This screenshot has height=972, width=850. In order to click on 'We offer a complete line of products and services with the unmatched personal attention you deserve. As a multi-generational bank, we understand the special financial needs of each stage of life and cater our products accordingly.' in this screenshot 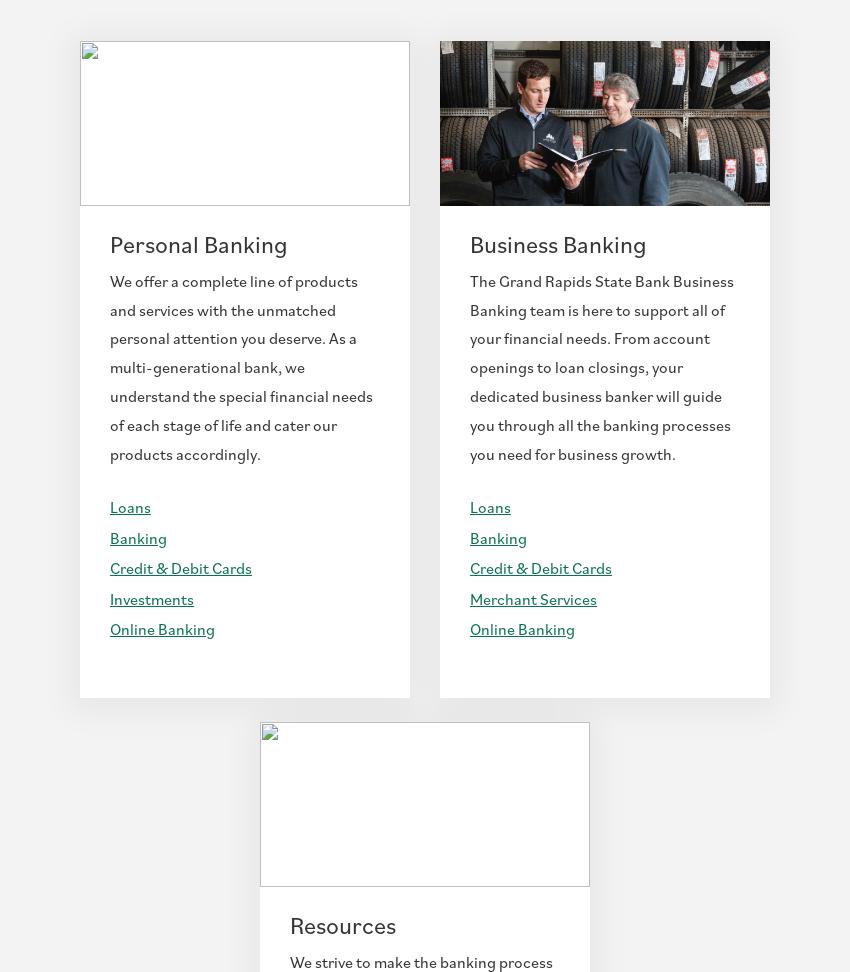, I will do `click(241, 366)`.